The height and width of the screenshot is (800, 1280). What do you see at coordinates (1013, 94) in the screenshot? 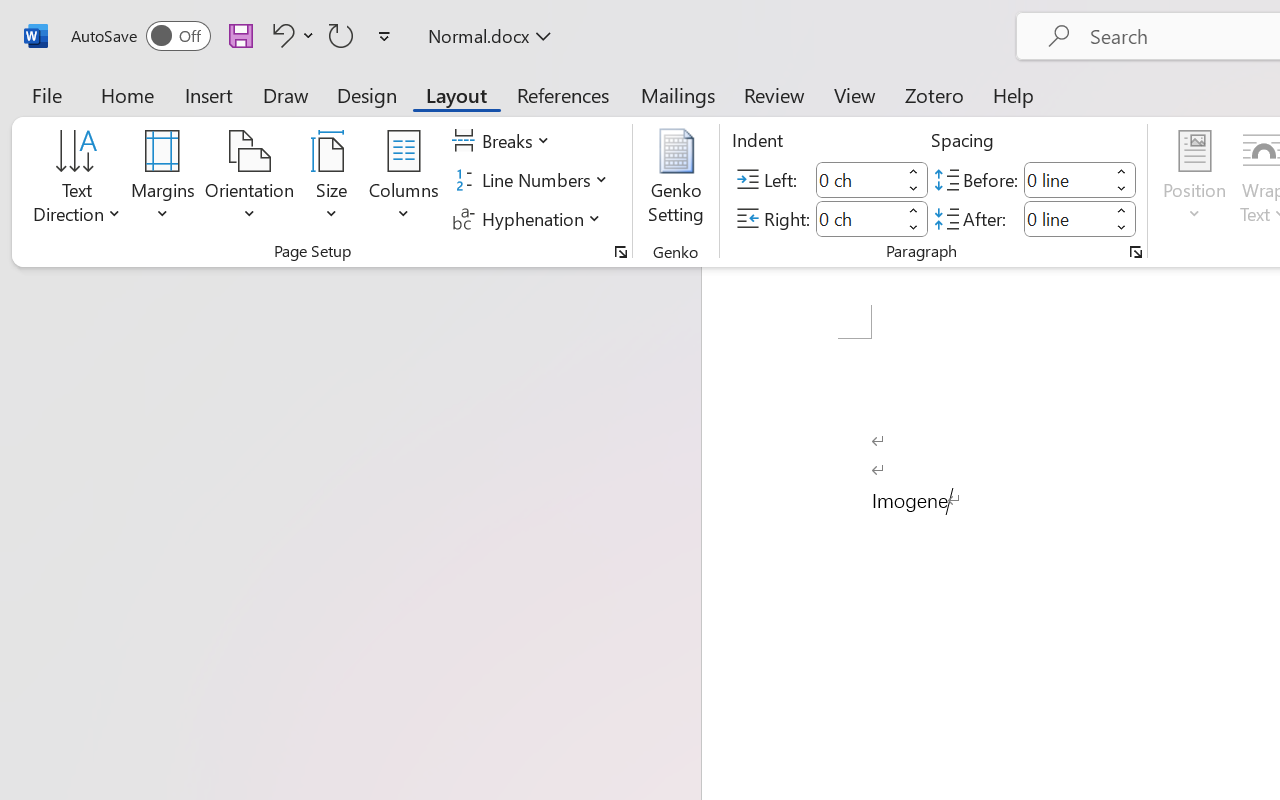
I see `'Help'` at bounding box center [1013, 94].